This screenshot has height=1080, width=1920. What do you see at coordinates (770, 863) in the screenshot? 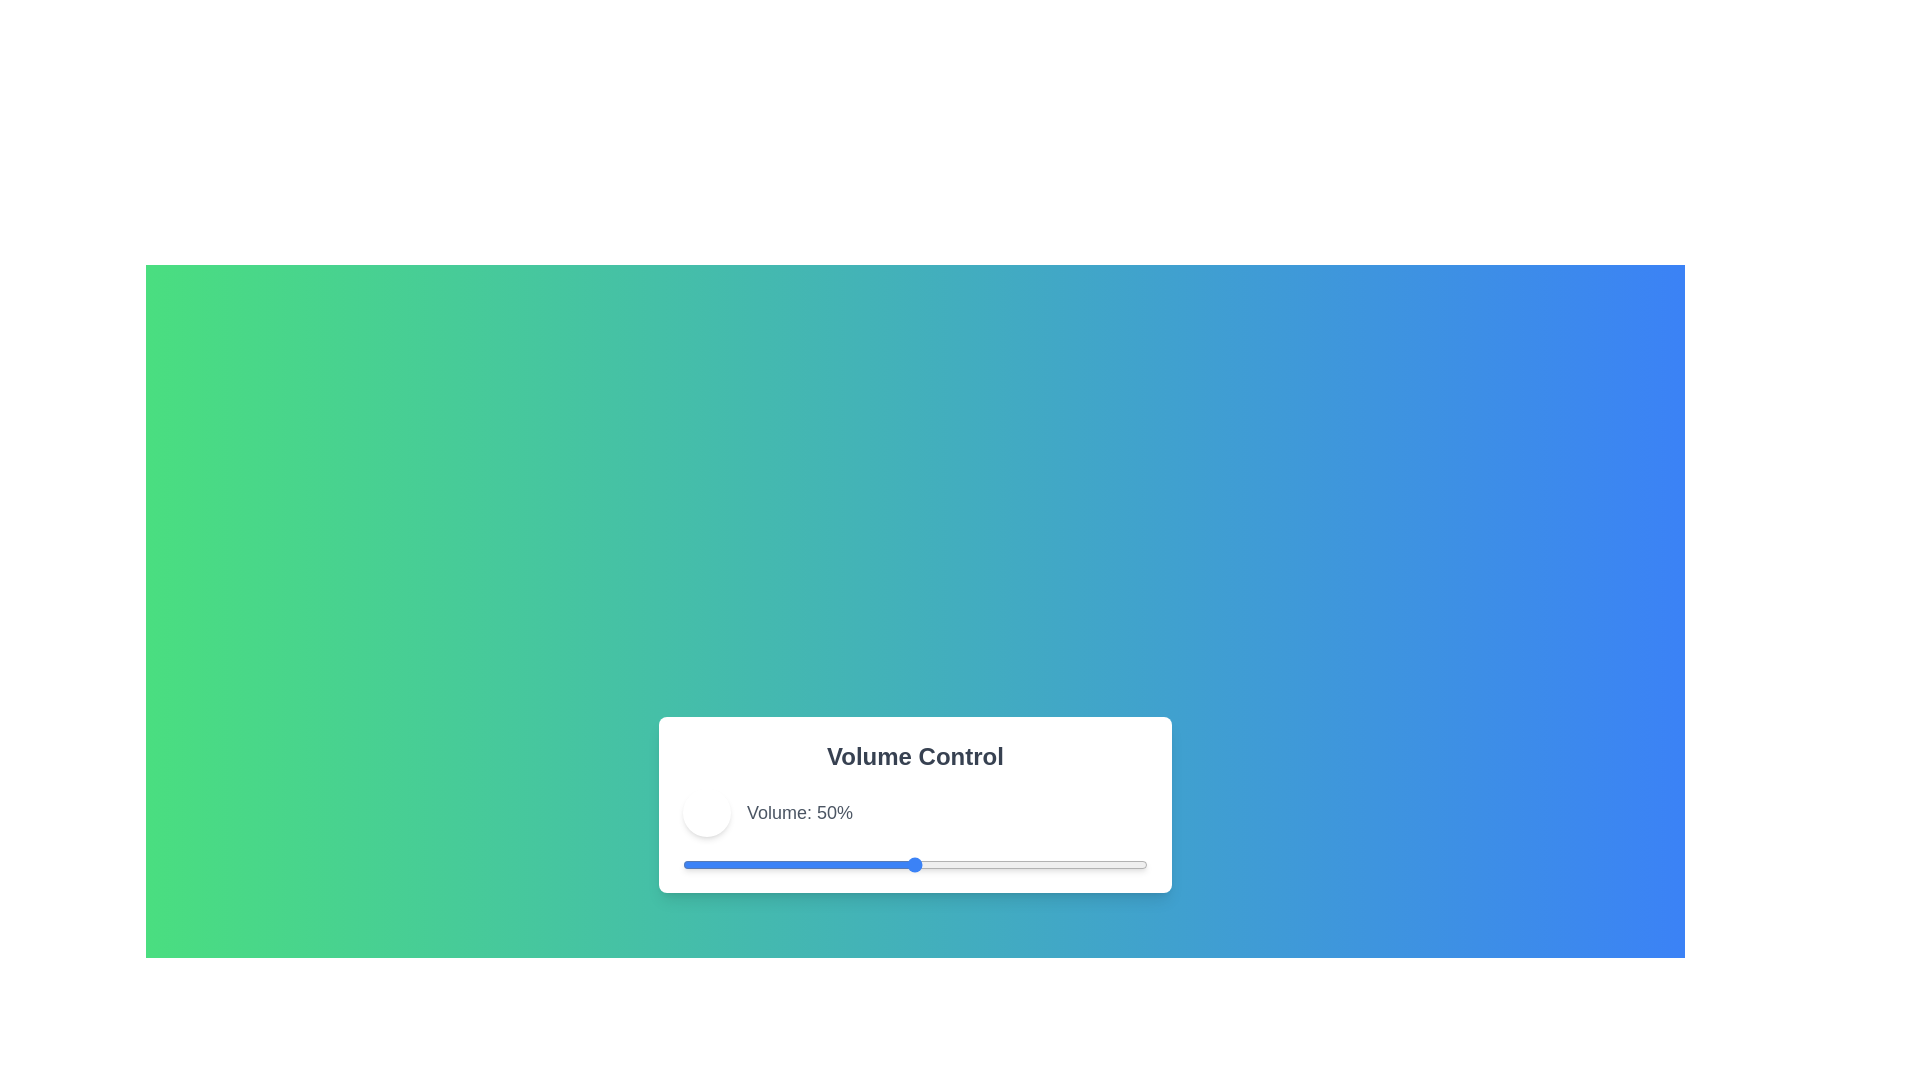
I see `the slider` at bounding box center [770, 863].